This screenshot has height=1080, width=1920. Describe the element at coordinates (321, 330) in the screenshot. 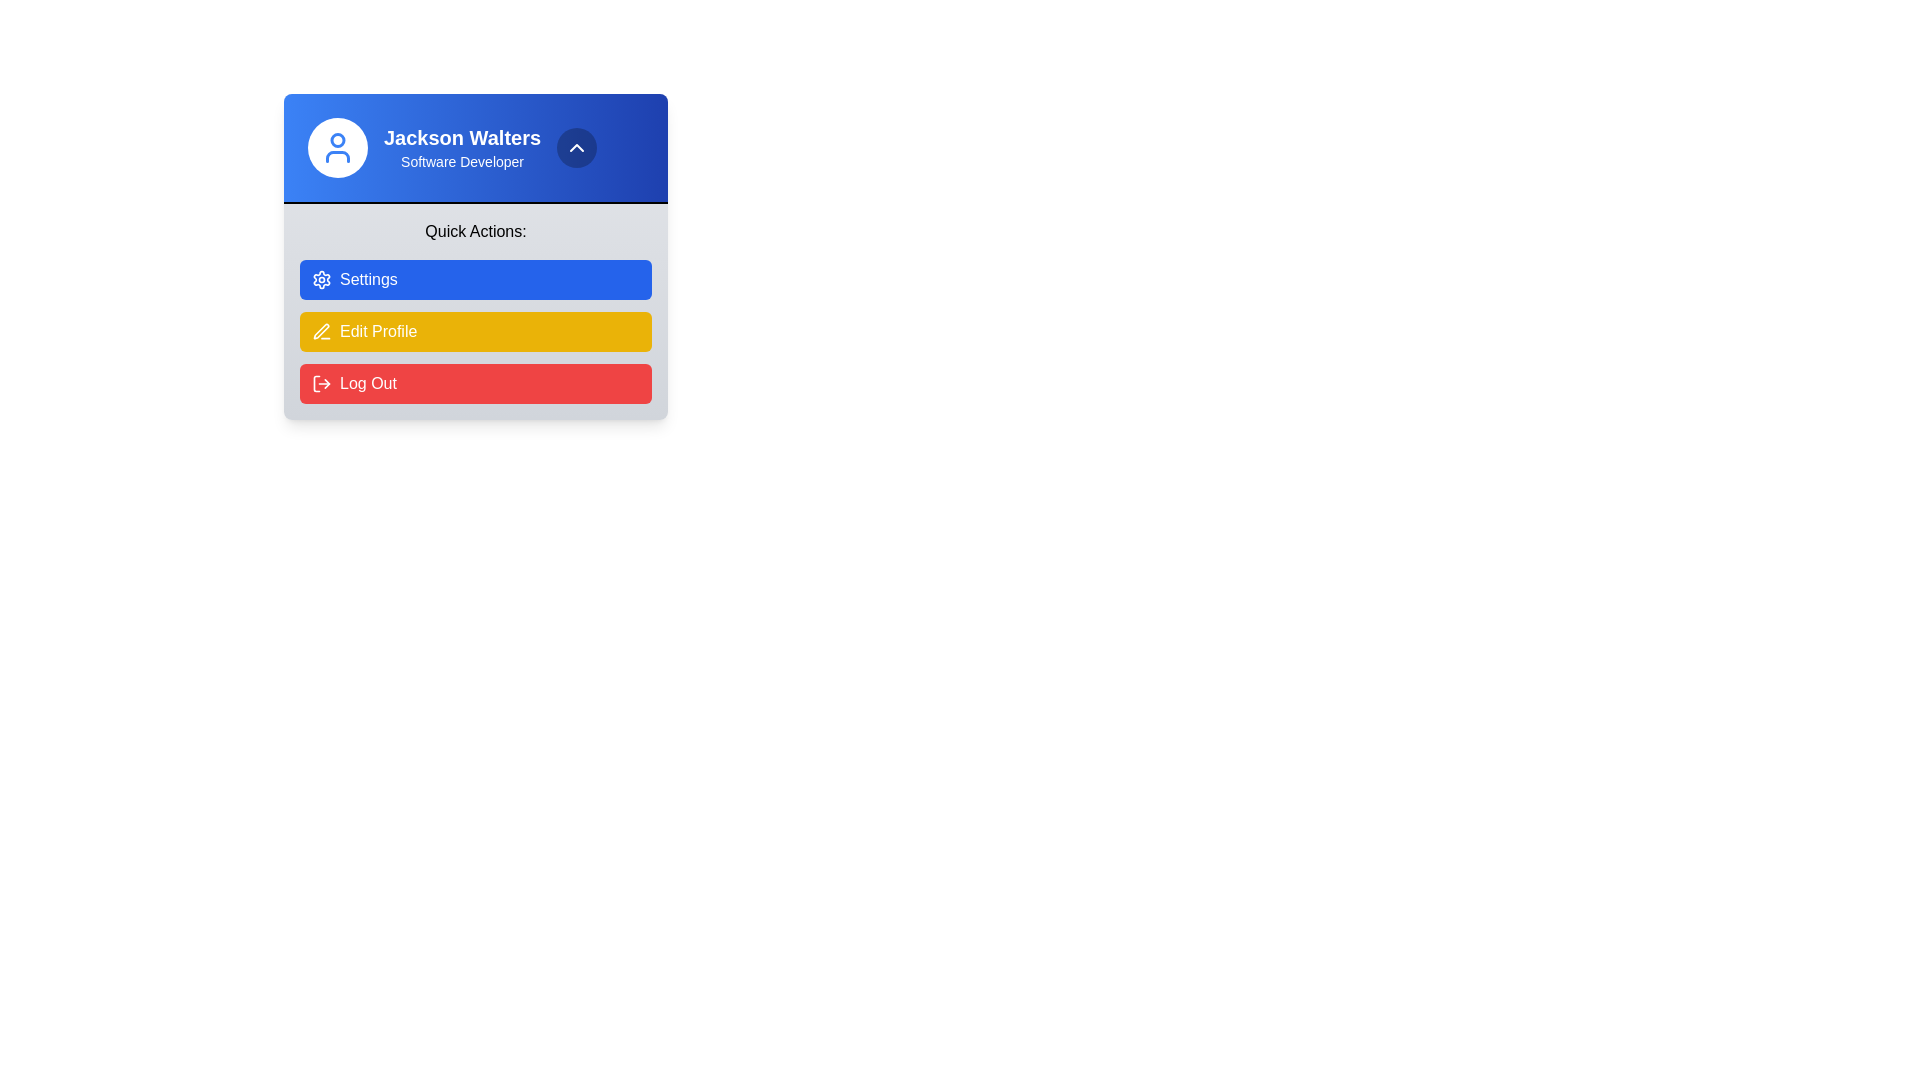

I see `the 'Edit Profile' button represented by the pen icon, which is the second button in the vertically stacked list of action buttons within the menu panel` at that location.